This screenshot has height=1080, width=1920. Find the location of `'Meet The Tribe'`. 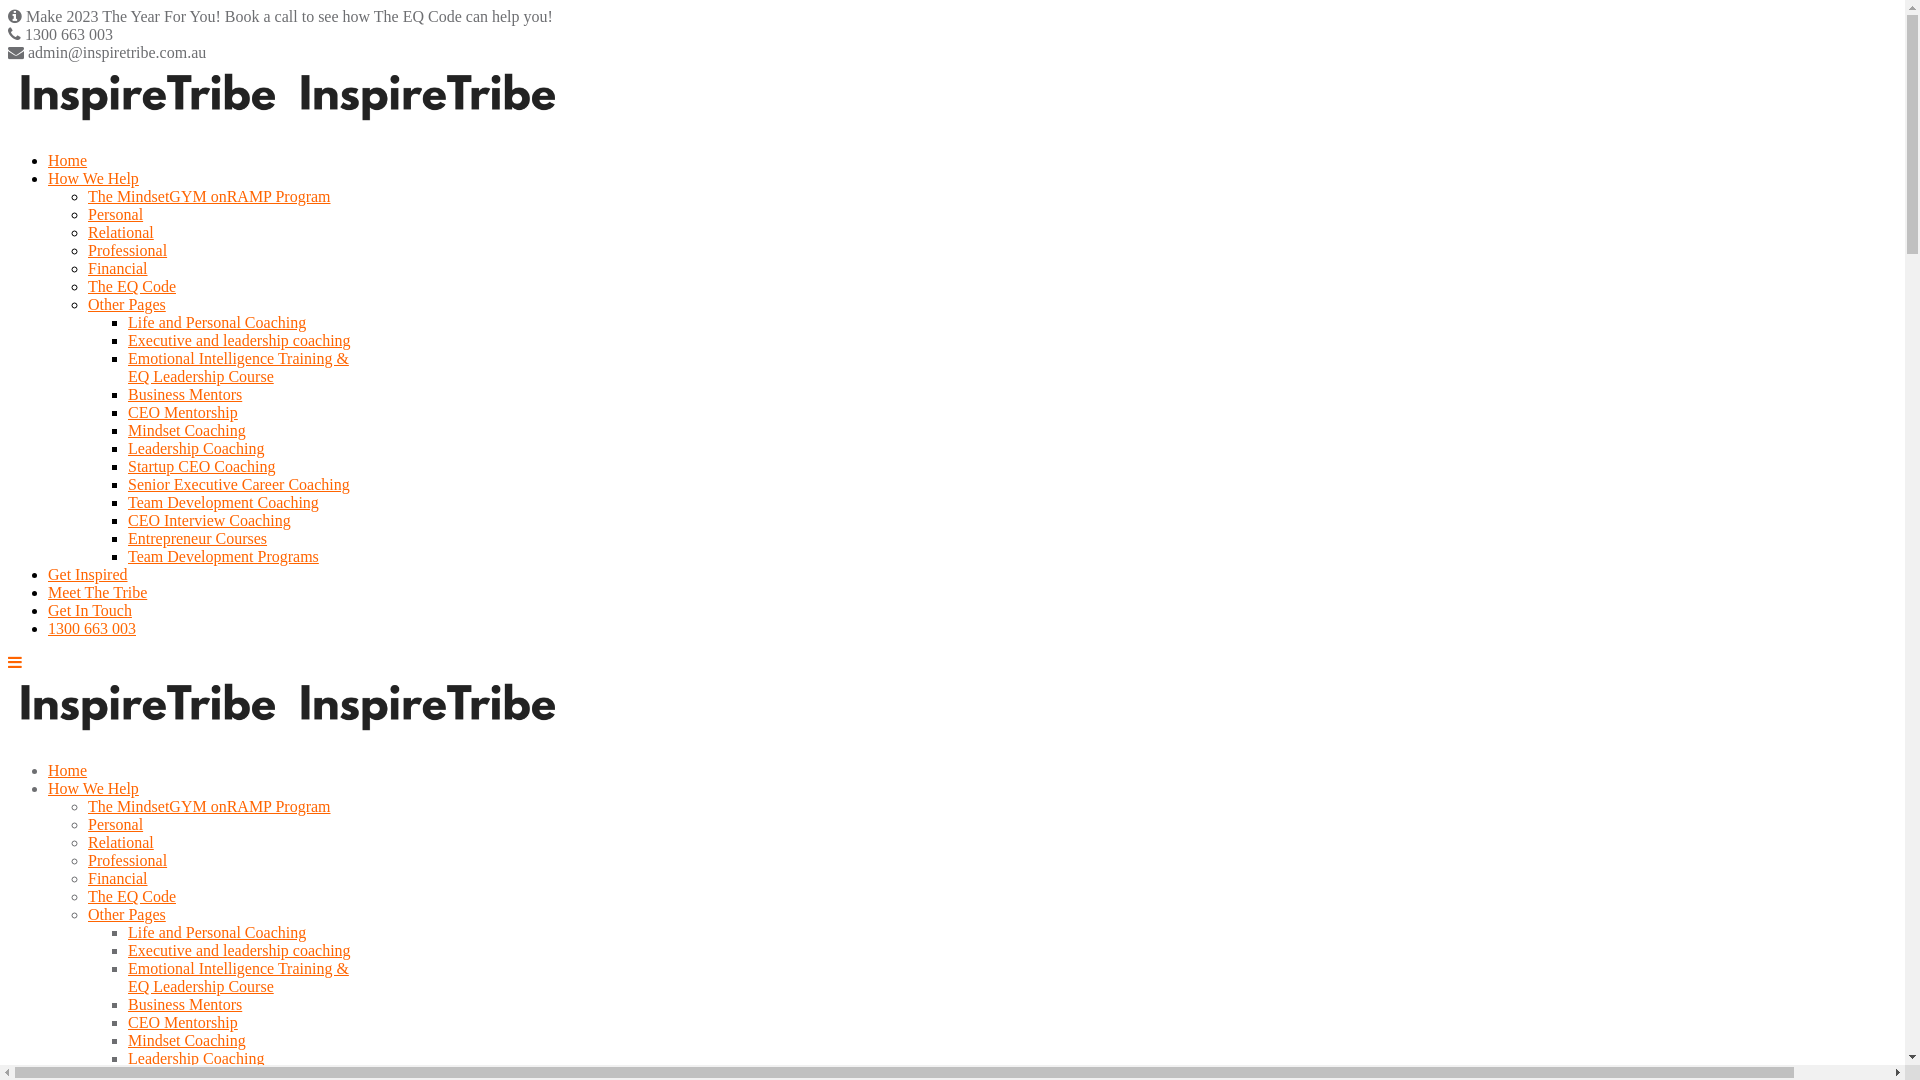

'Meet The Tribe' is located at coordinates (96, 591).